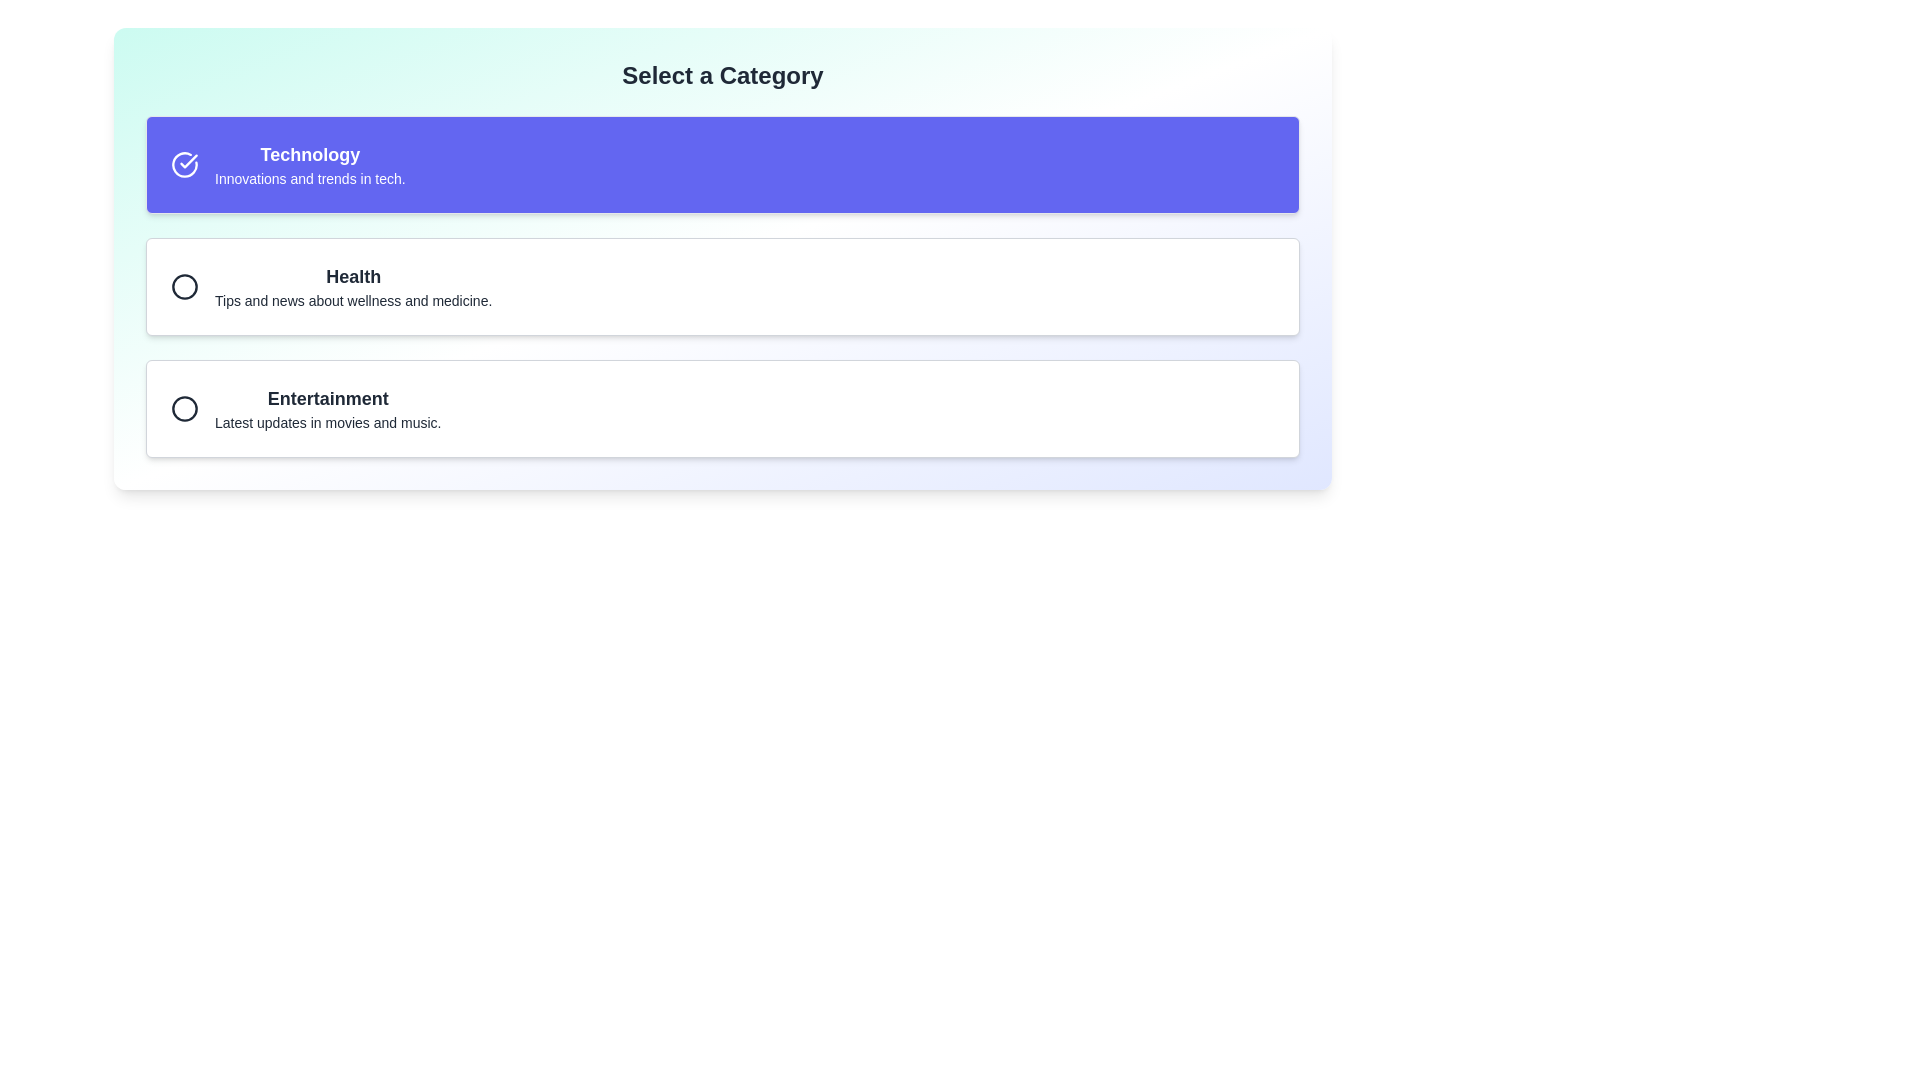 The height and width of the screenshot is (1080, 1920). What do you see at coordinates (309, 164) in the screenshot?
I see `the 'Technology' category selection button` at bounding box center [309, 164].